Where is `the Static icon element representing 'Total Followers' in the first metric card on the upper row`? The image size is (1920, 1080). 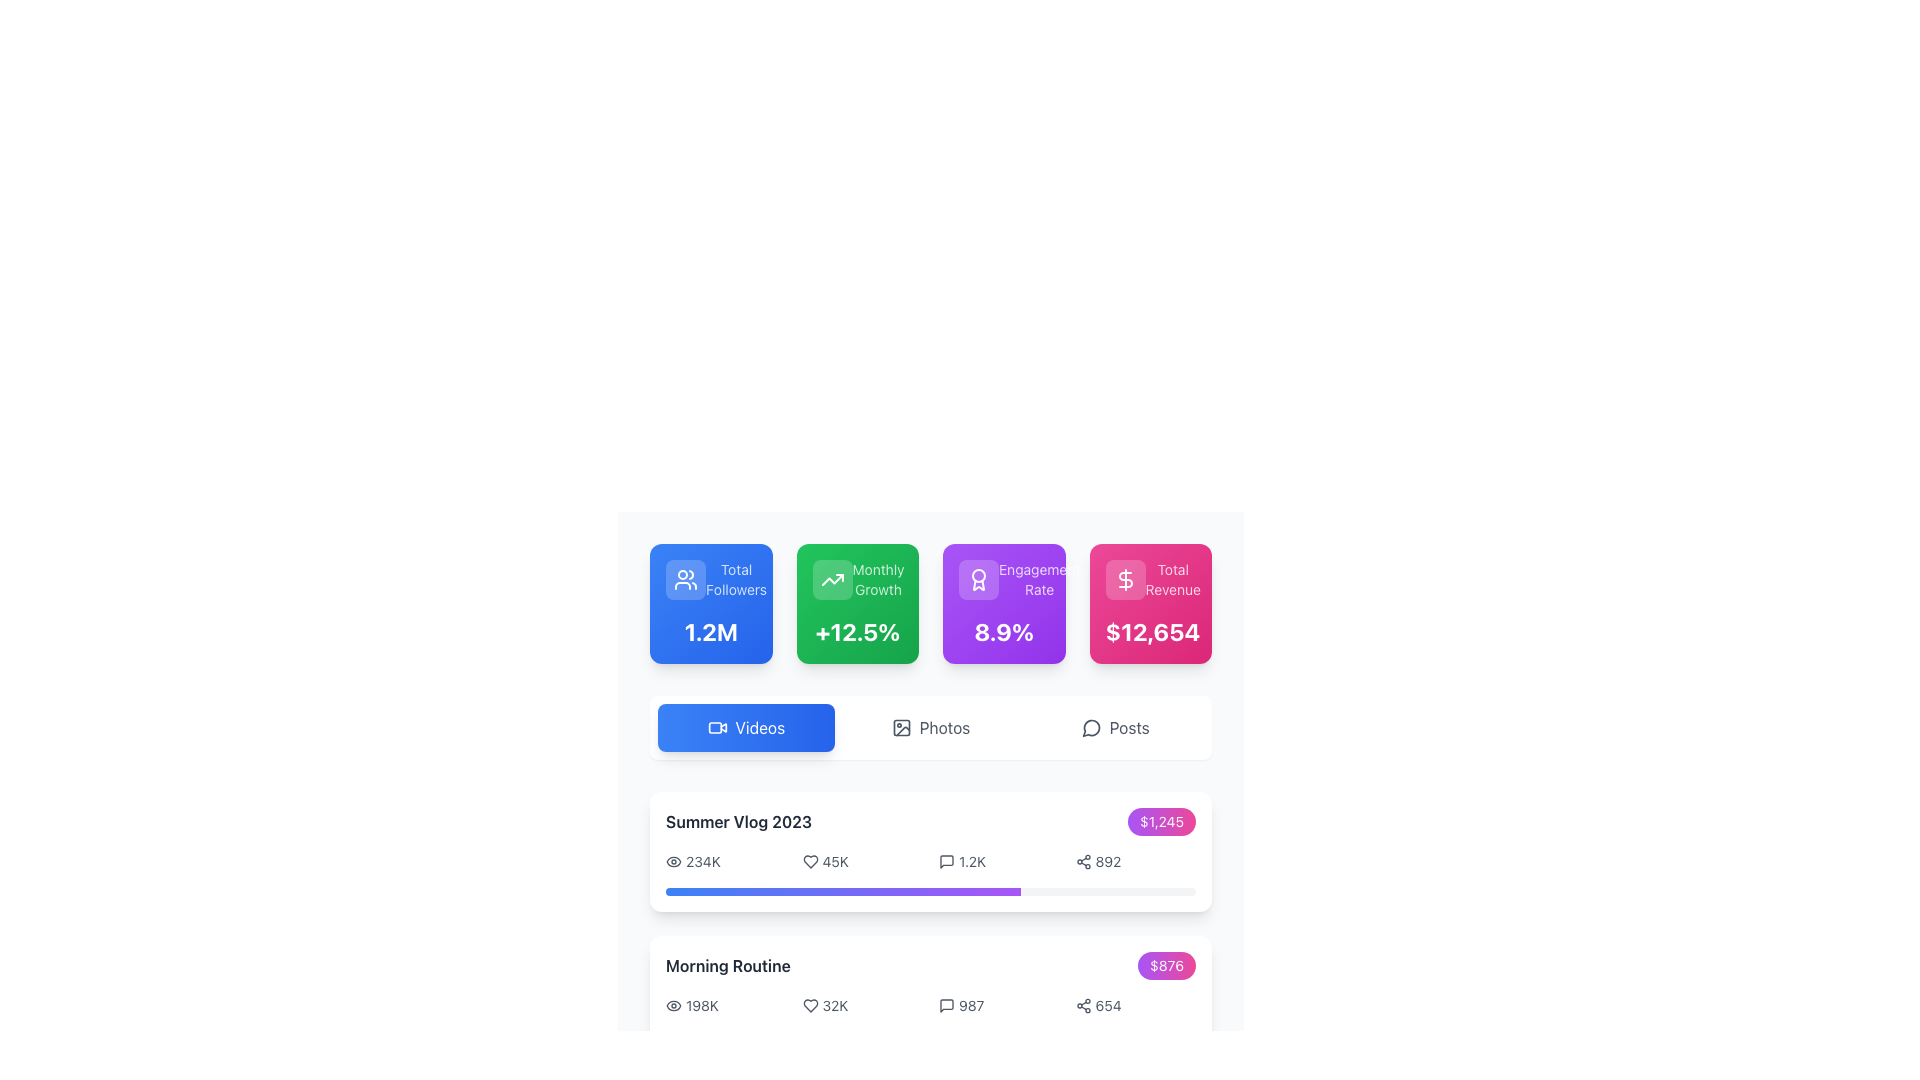
the Static icon element representing 'Total Followers' in the first metric card on the upper row is located at coordinates (686, 579).